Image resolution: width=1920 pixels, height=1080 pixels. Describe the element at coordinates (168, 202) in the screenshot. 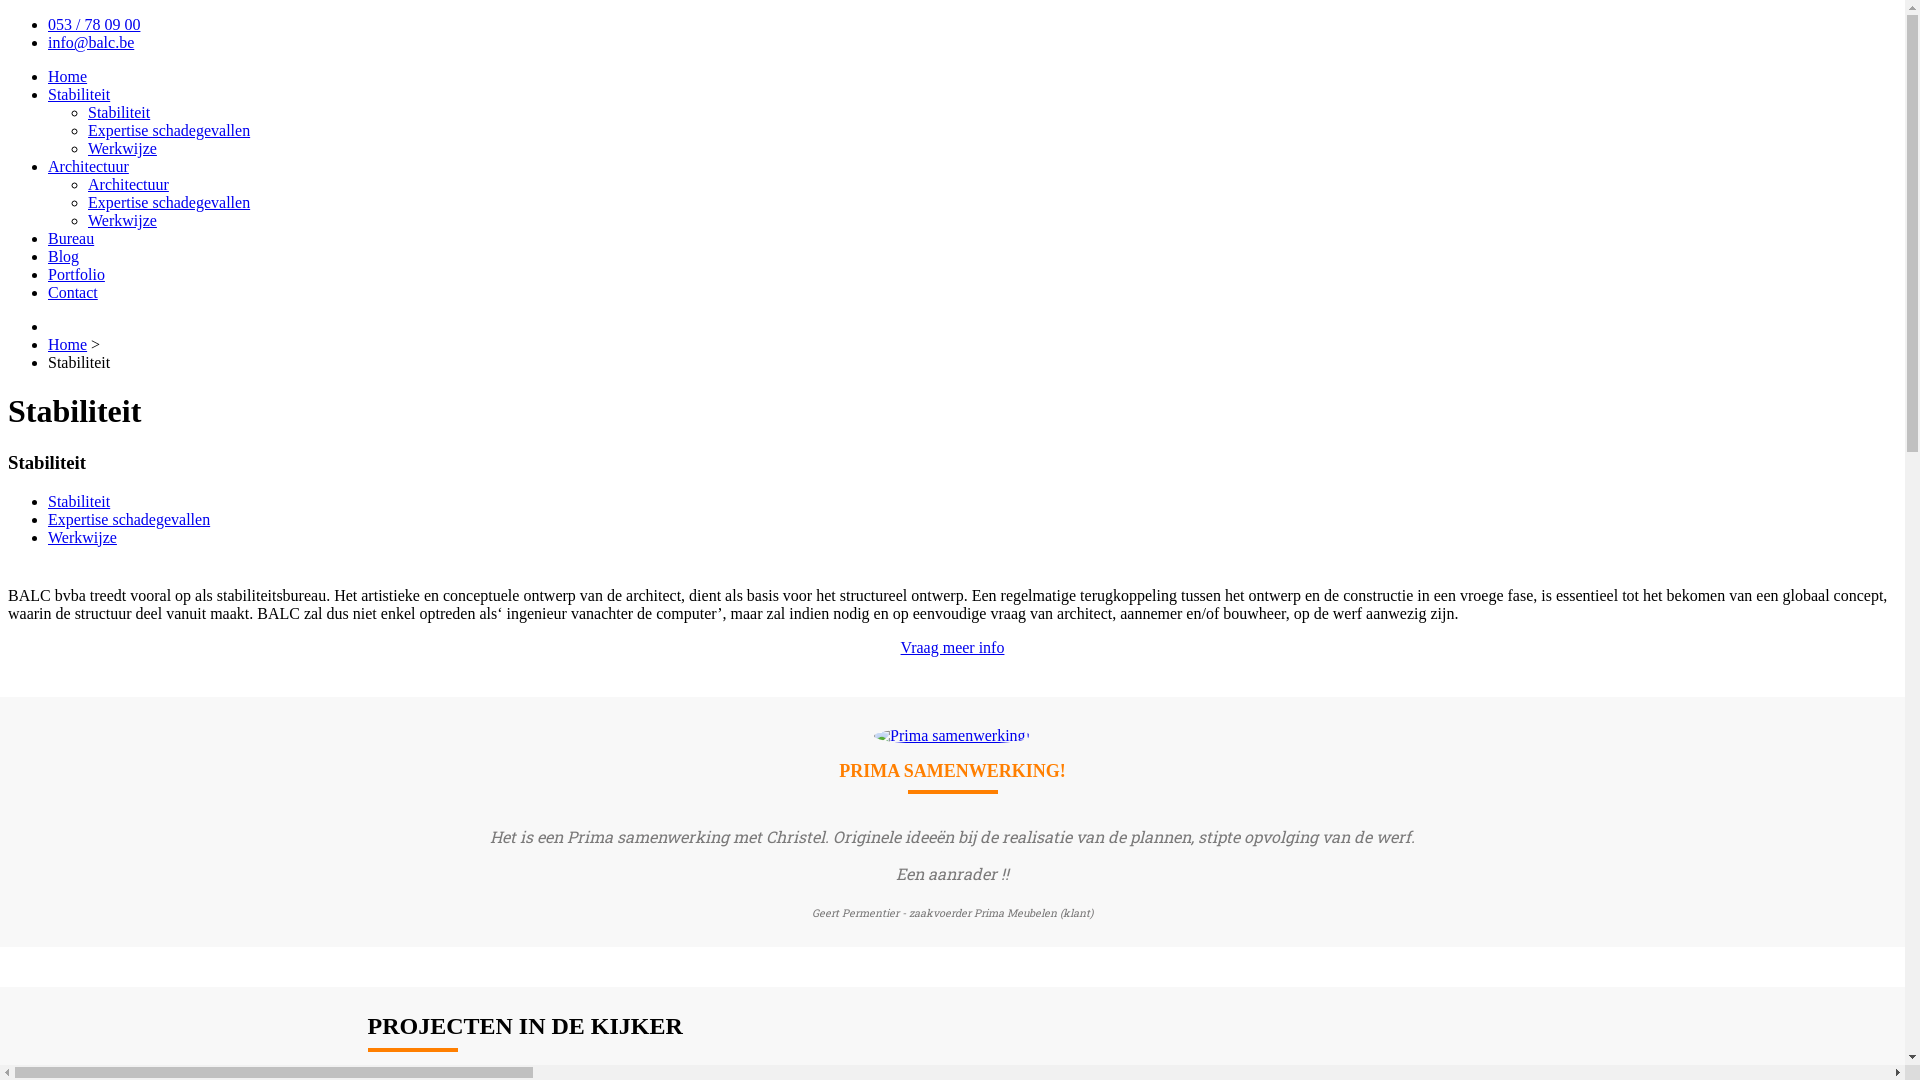

I see `'Expertise schadegevallen'` at that location.